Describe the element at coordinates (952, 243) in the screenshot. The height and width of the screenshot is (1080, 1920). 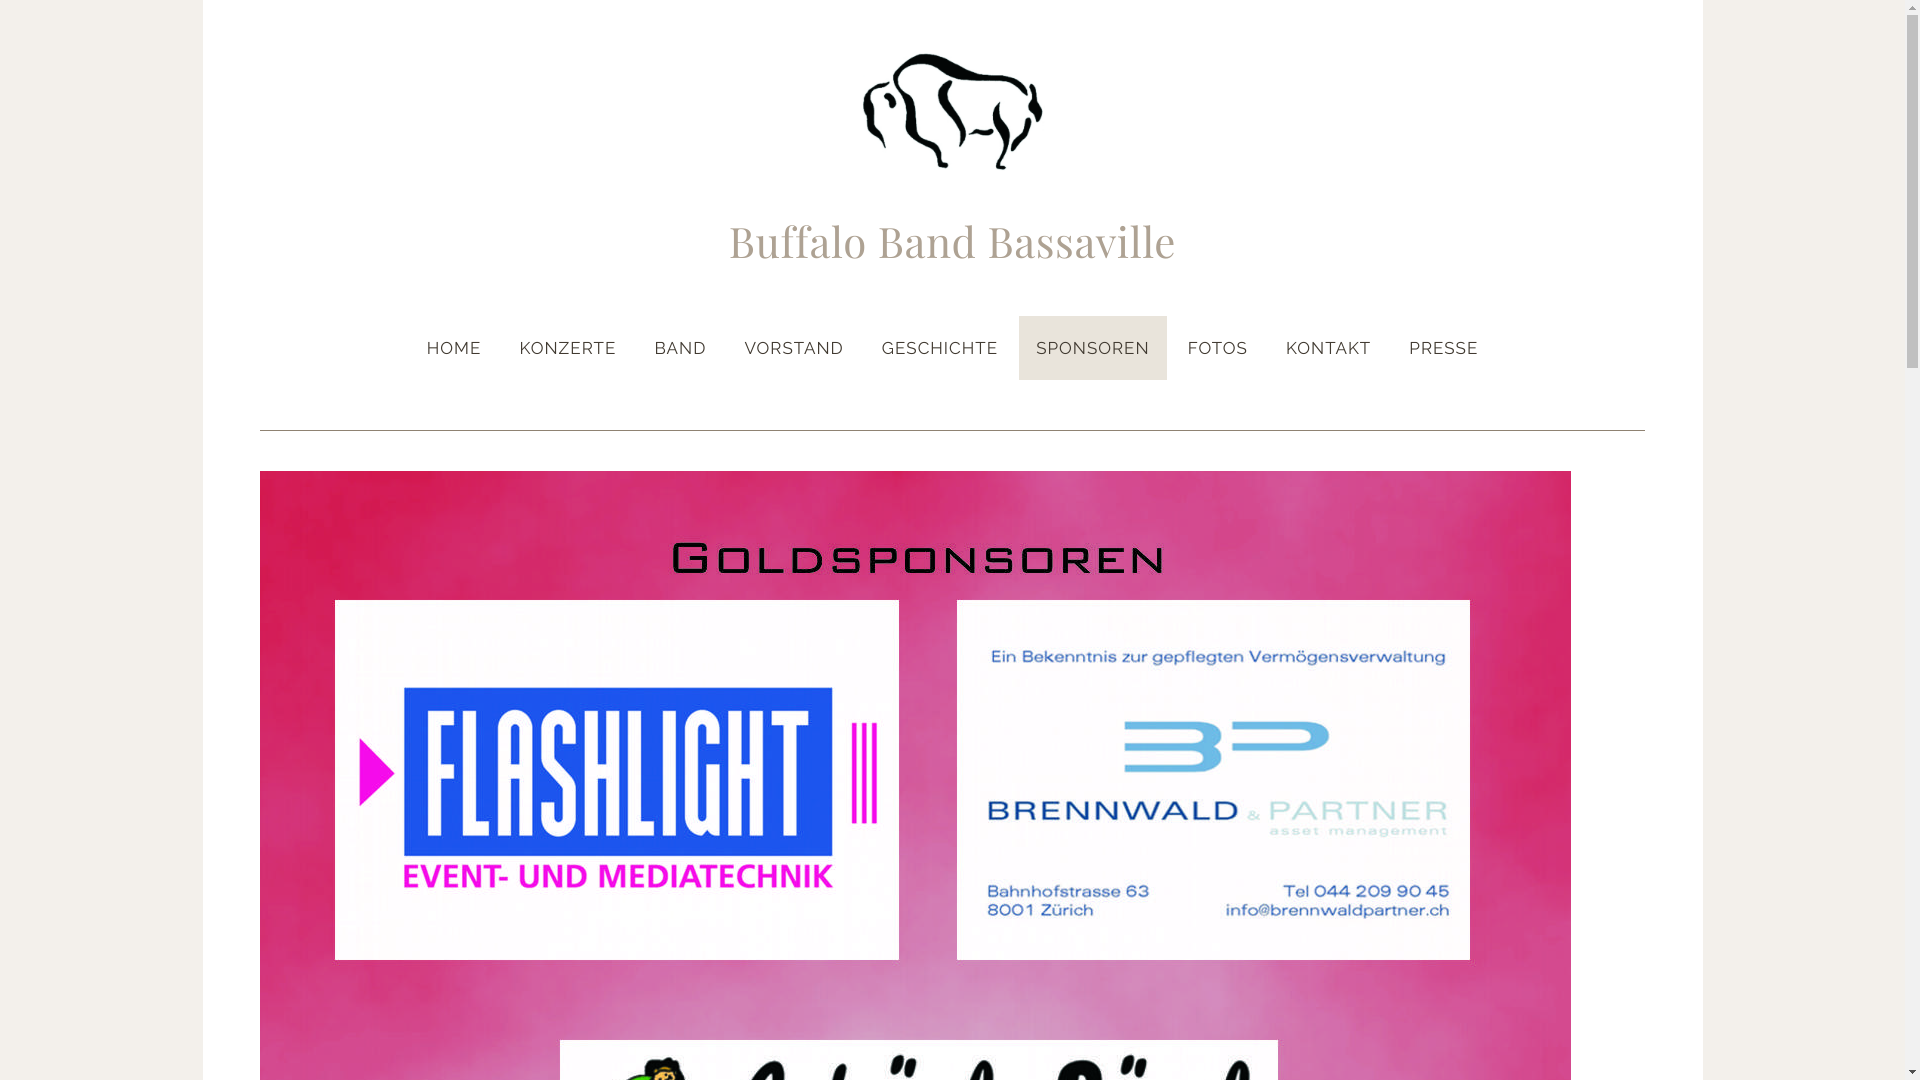
I see `'Buffalo Band Bassaville'` at that location.